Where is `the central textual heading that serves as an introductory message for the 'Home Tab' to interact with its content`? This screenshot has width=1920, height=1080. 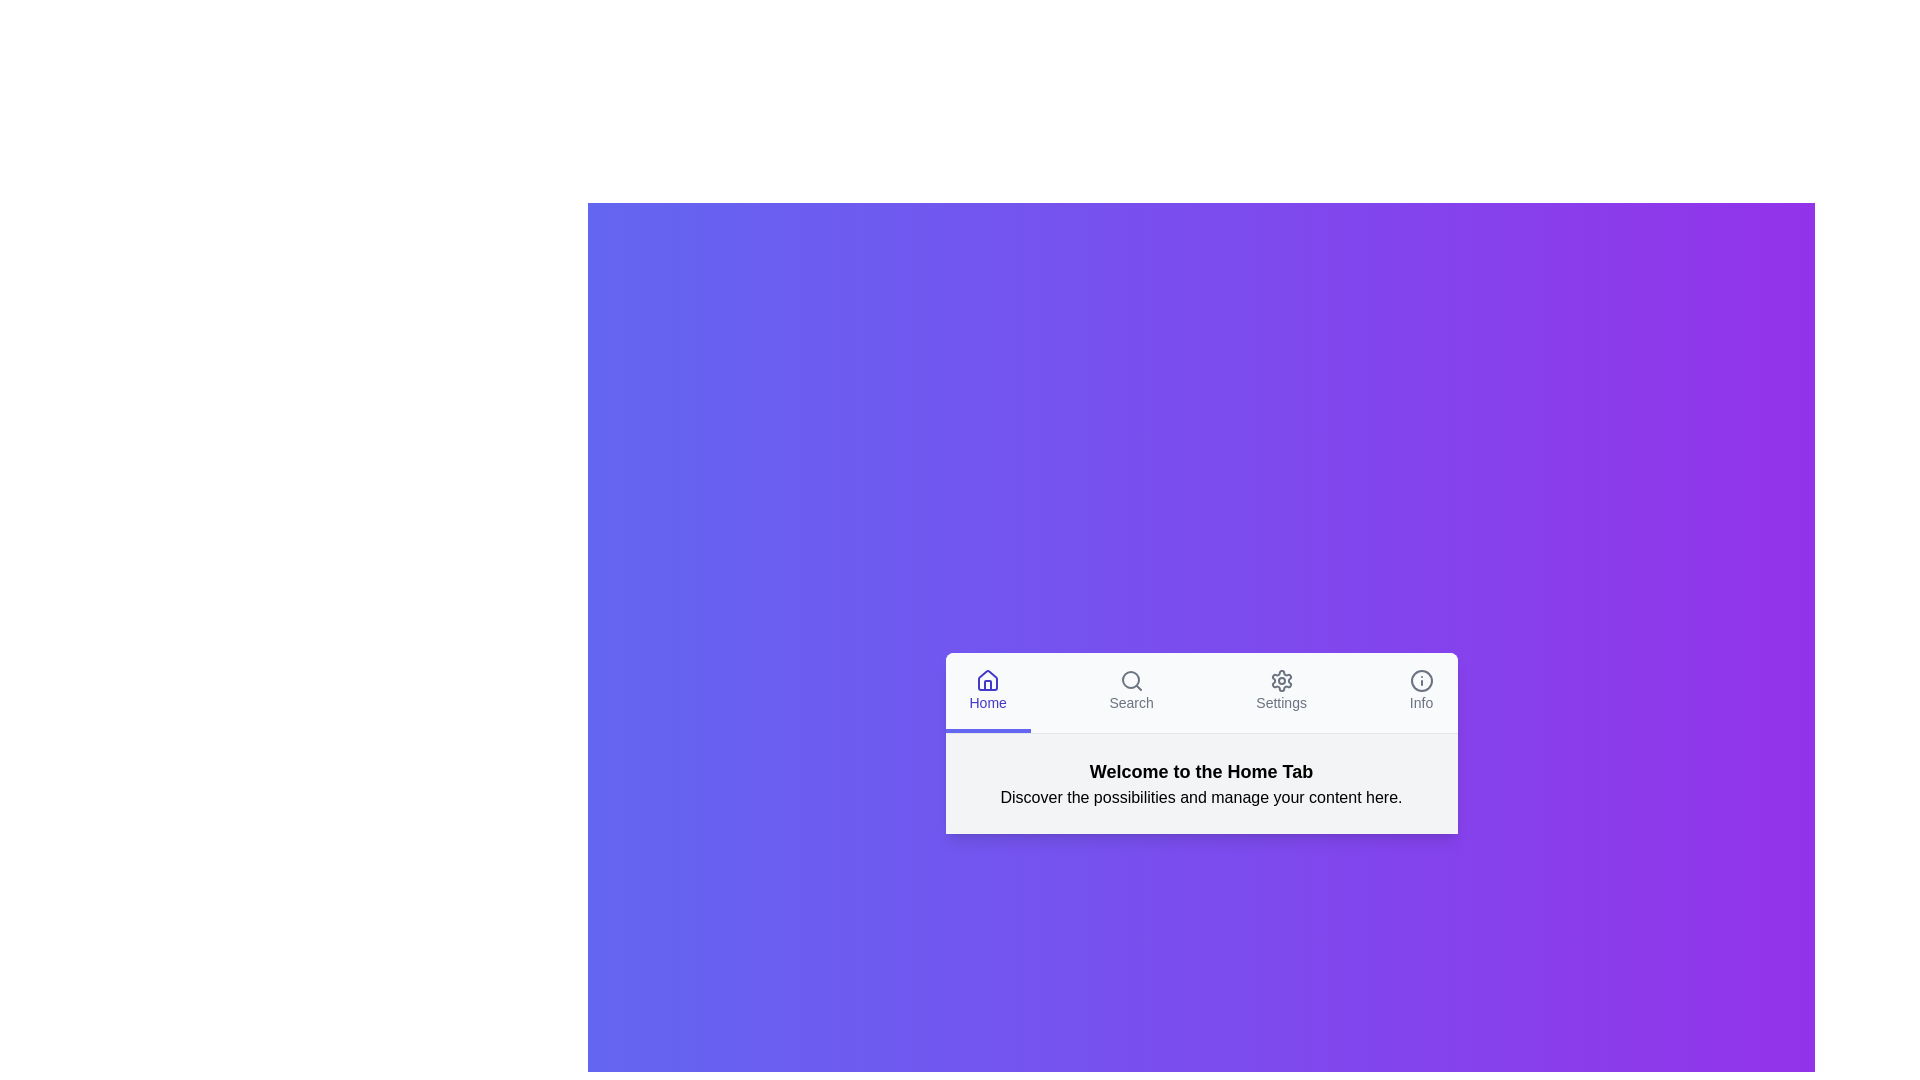
the central textual heading that serves as an introductory message for the 'Home Tab' to interact with its content is located at coordinates (1200, 782).